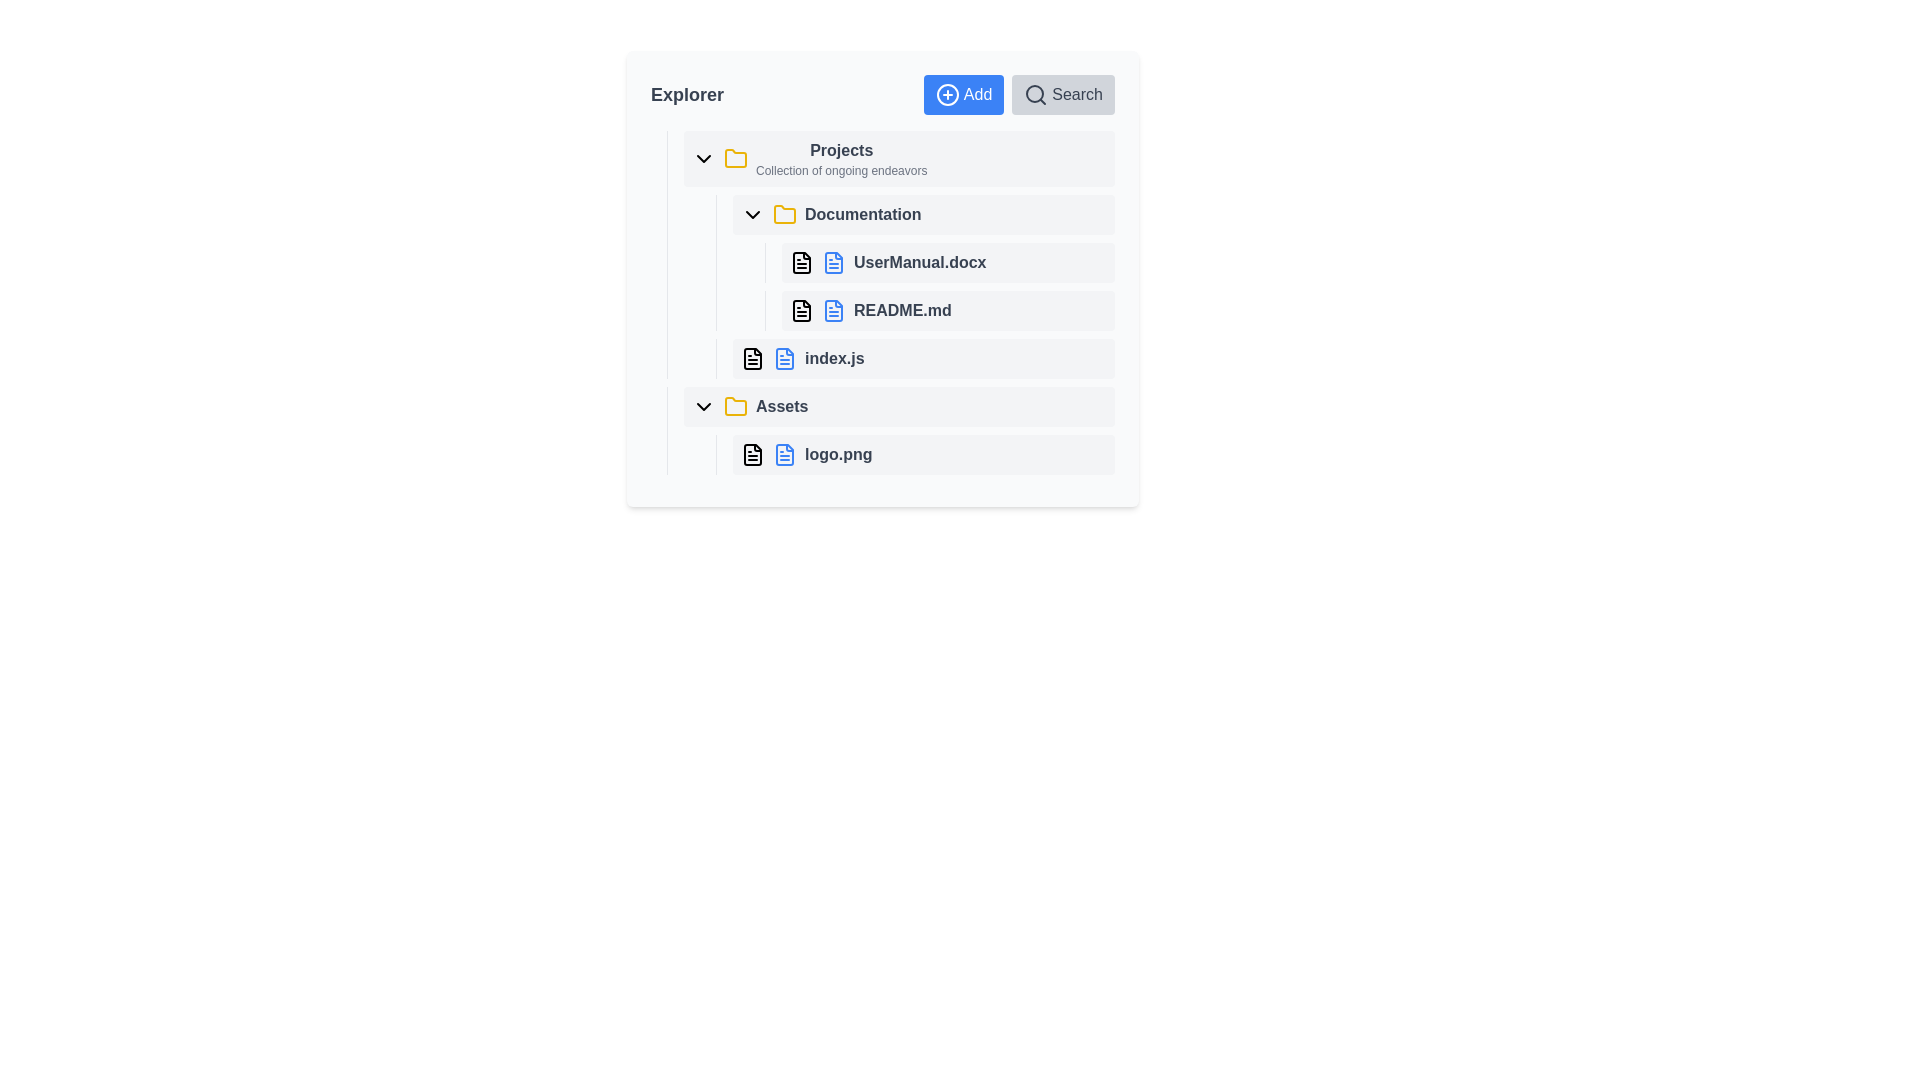 The width and height of the screenshot is (1920, 1080). Describe the element at coordinates (863, 215) in the screenshot. I see `the 'Documentation' text label in the file navigation interface` at that location.